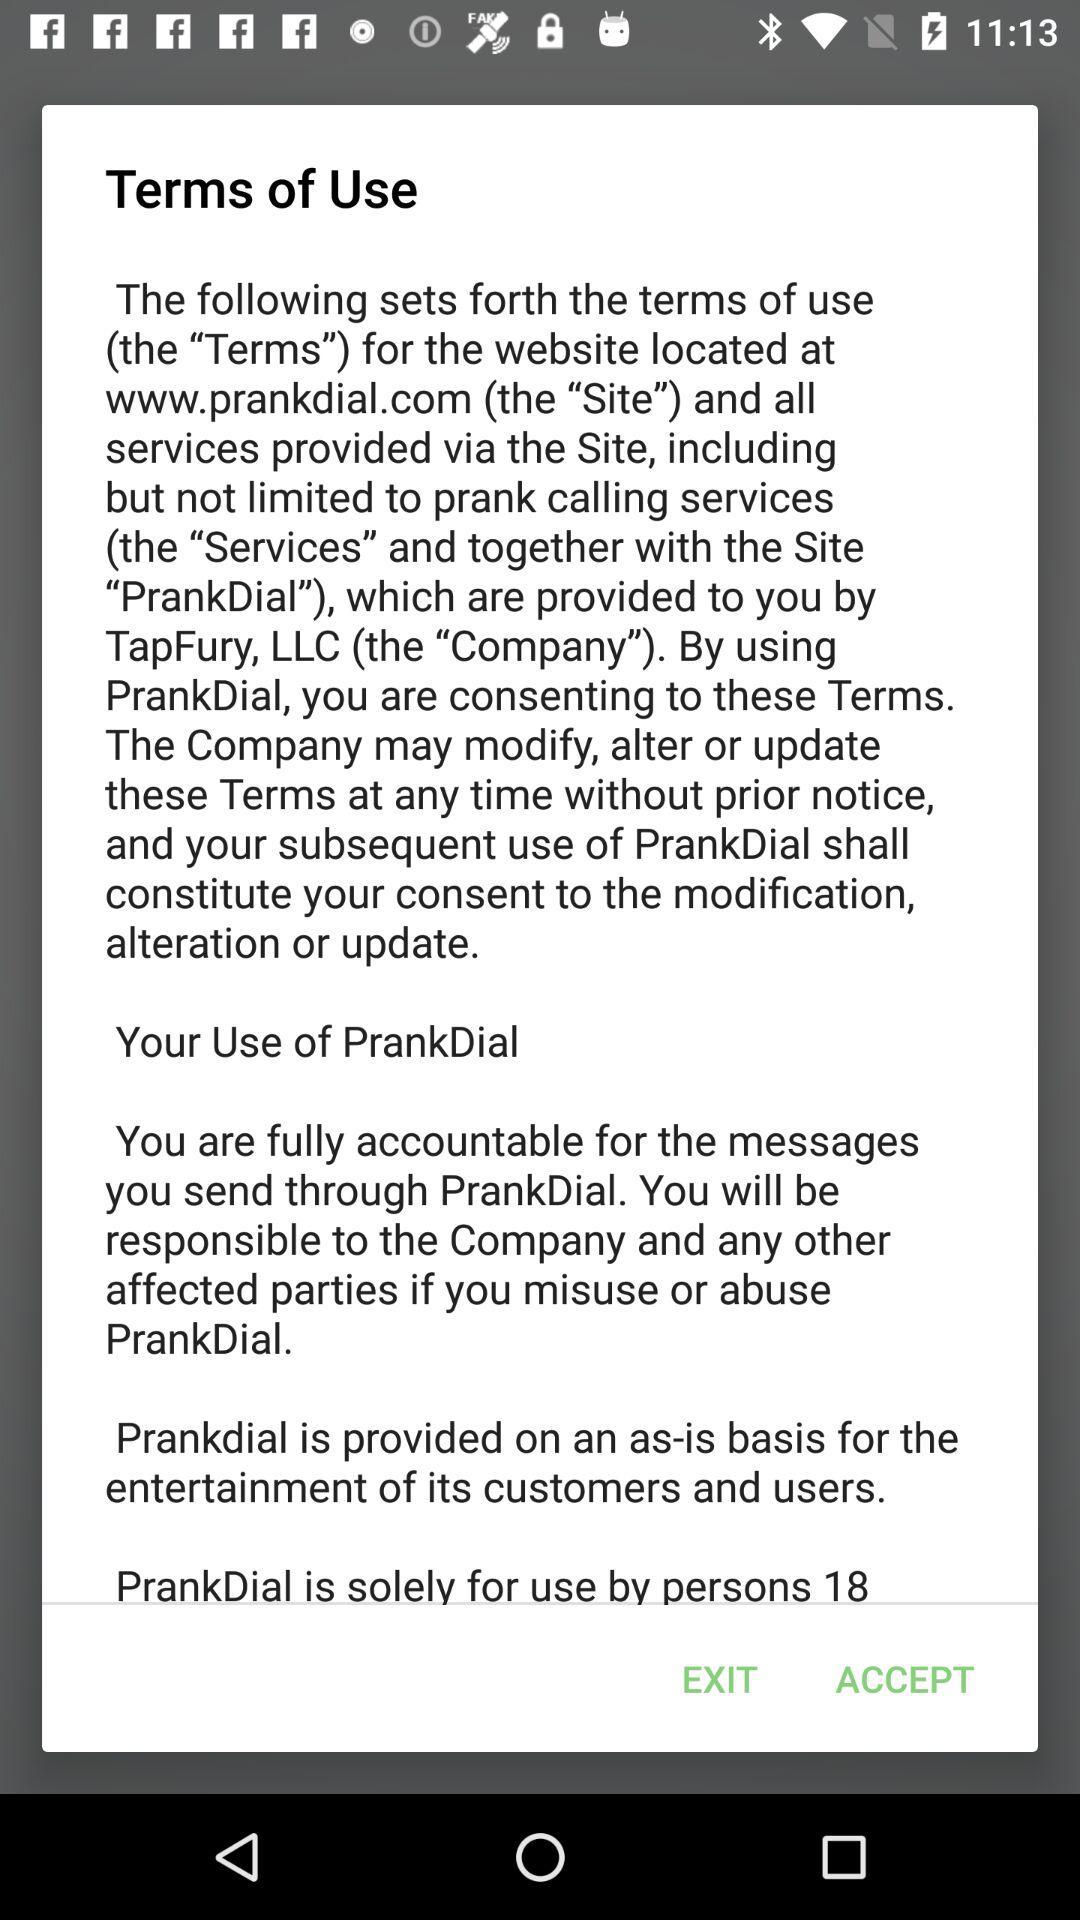 The image size is (1080, 1920). Describe the element at coordinates (720, 1678) in the screenshot. I see `the item next to the accept item` at that location.